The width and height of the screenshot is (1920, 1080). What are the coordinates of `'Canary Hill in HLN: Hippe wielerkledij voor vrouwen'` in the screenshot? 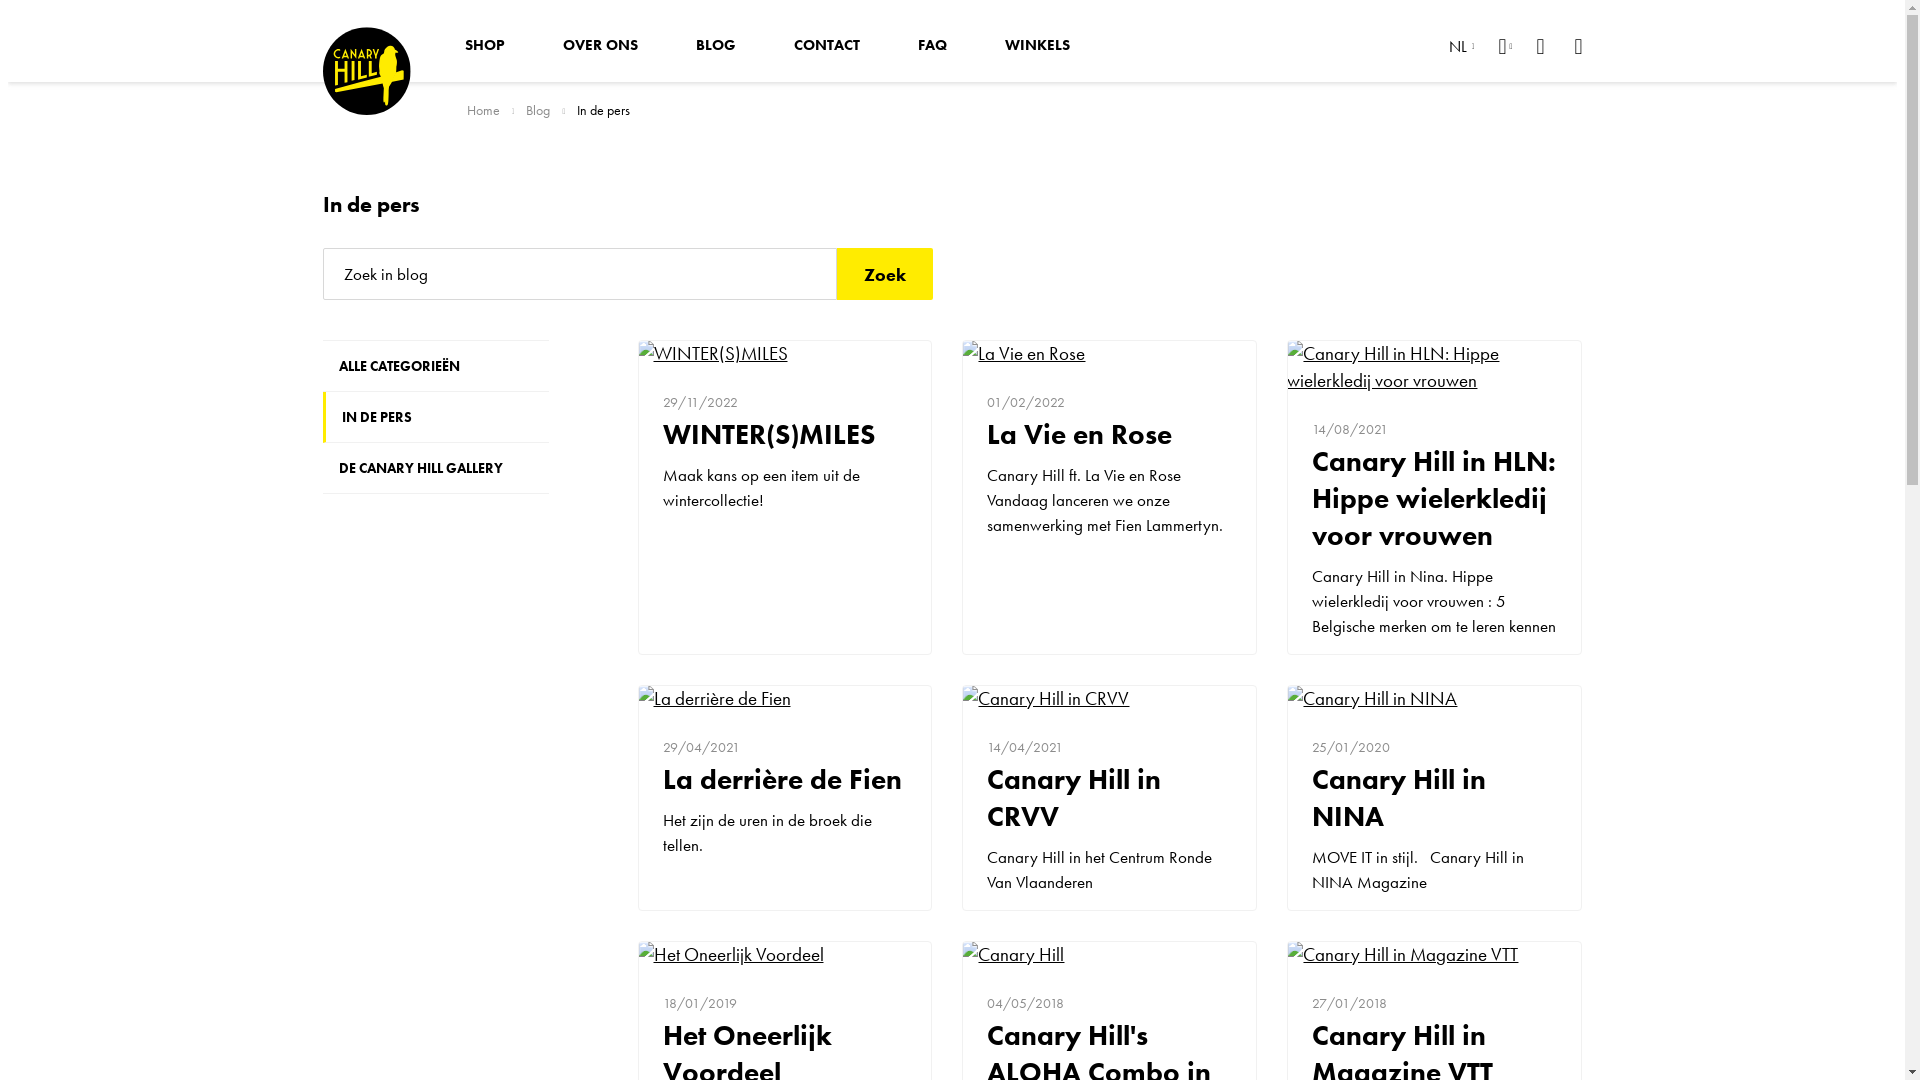 It's located at (1433, 366).